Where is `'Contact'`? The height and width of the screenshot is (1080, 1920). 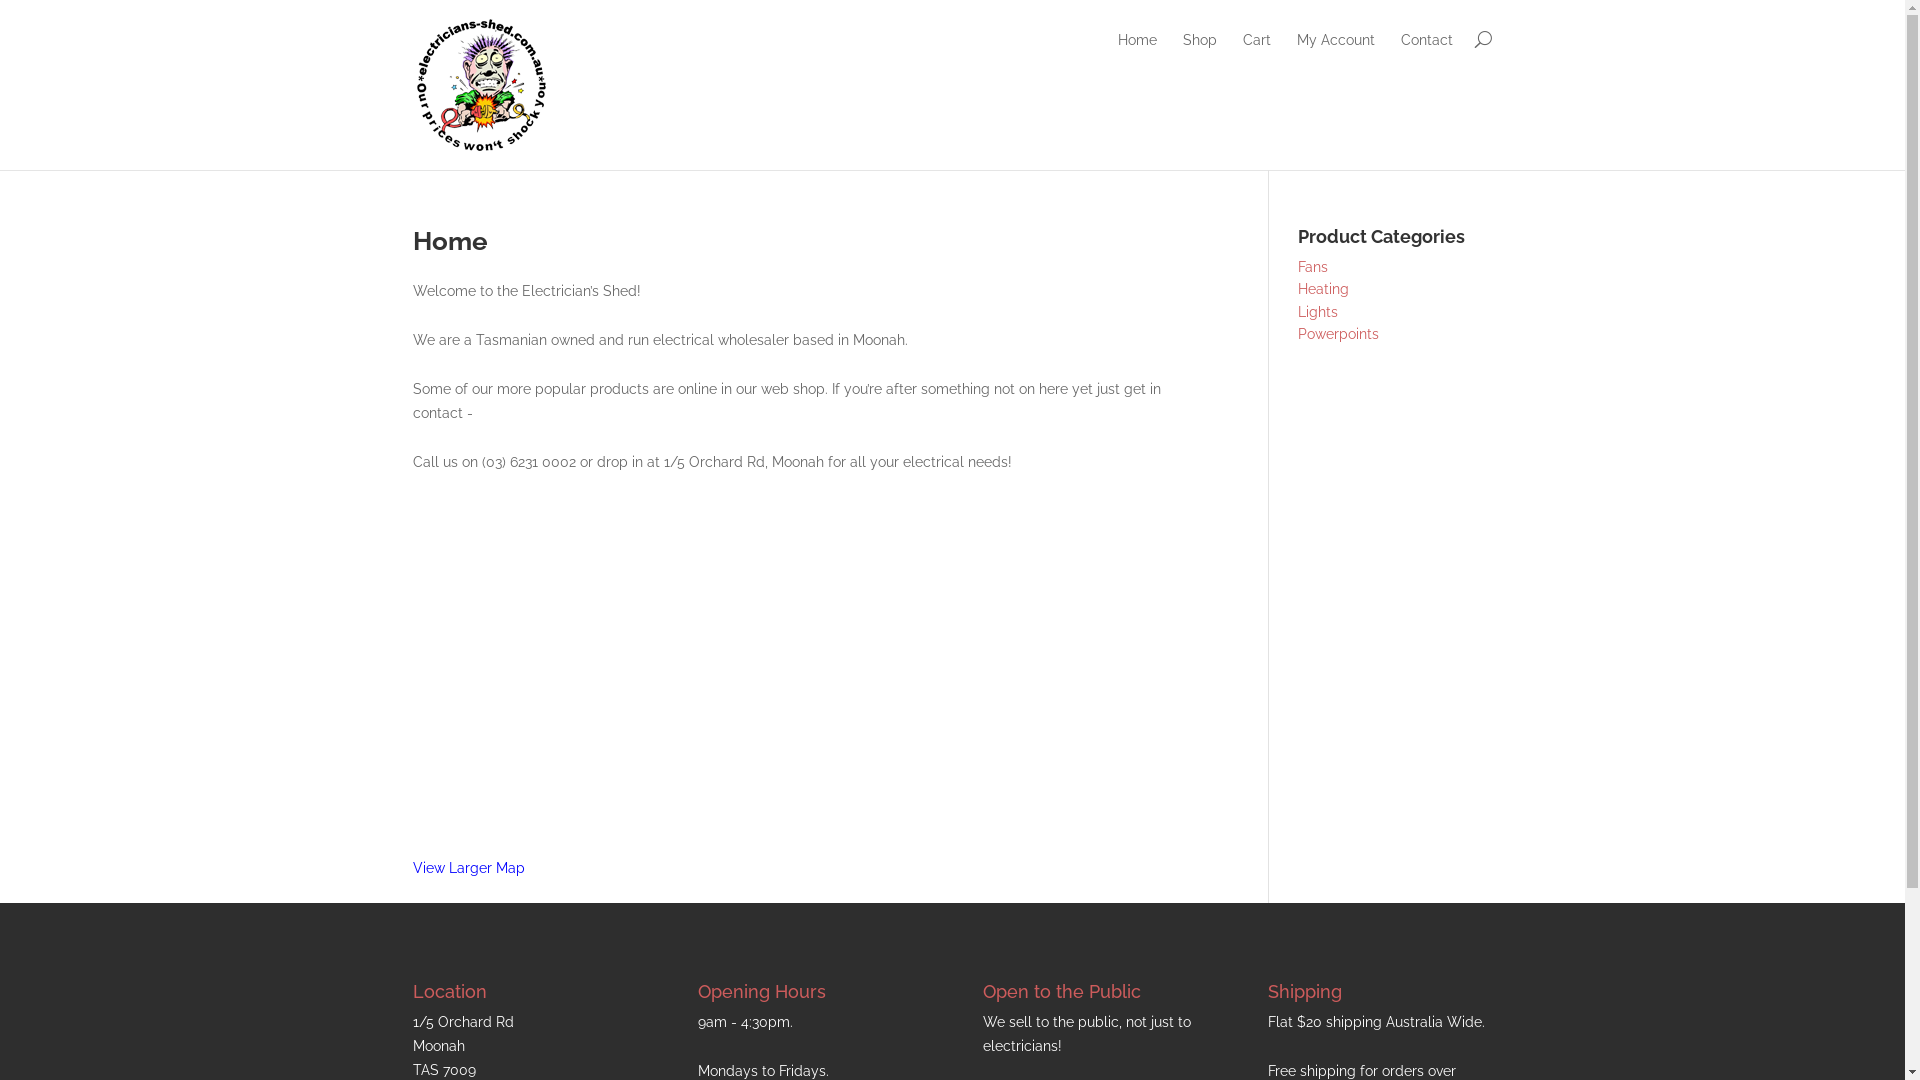 'Contact' is located at coordinates (1424, 53).